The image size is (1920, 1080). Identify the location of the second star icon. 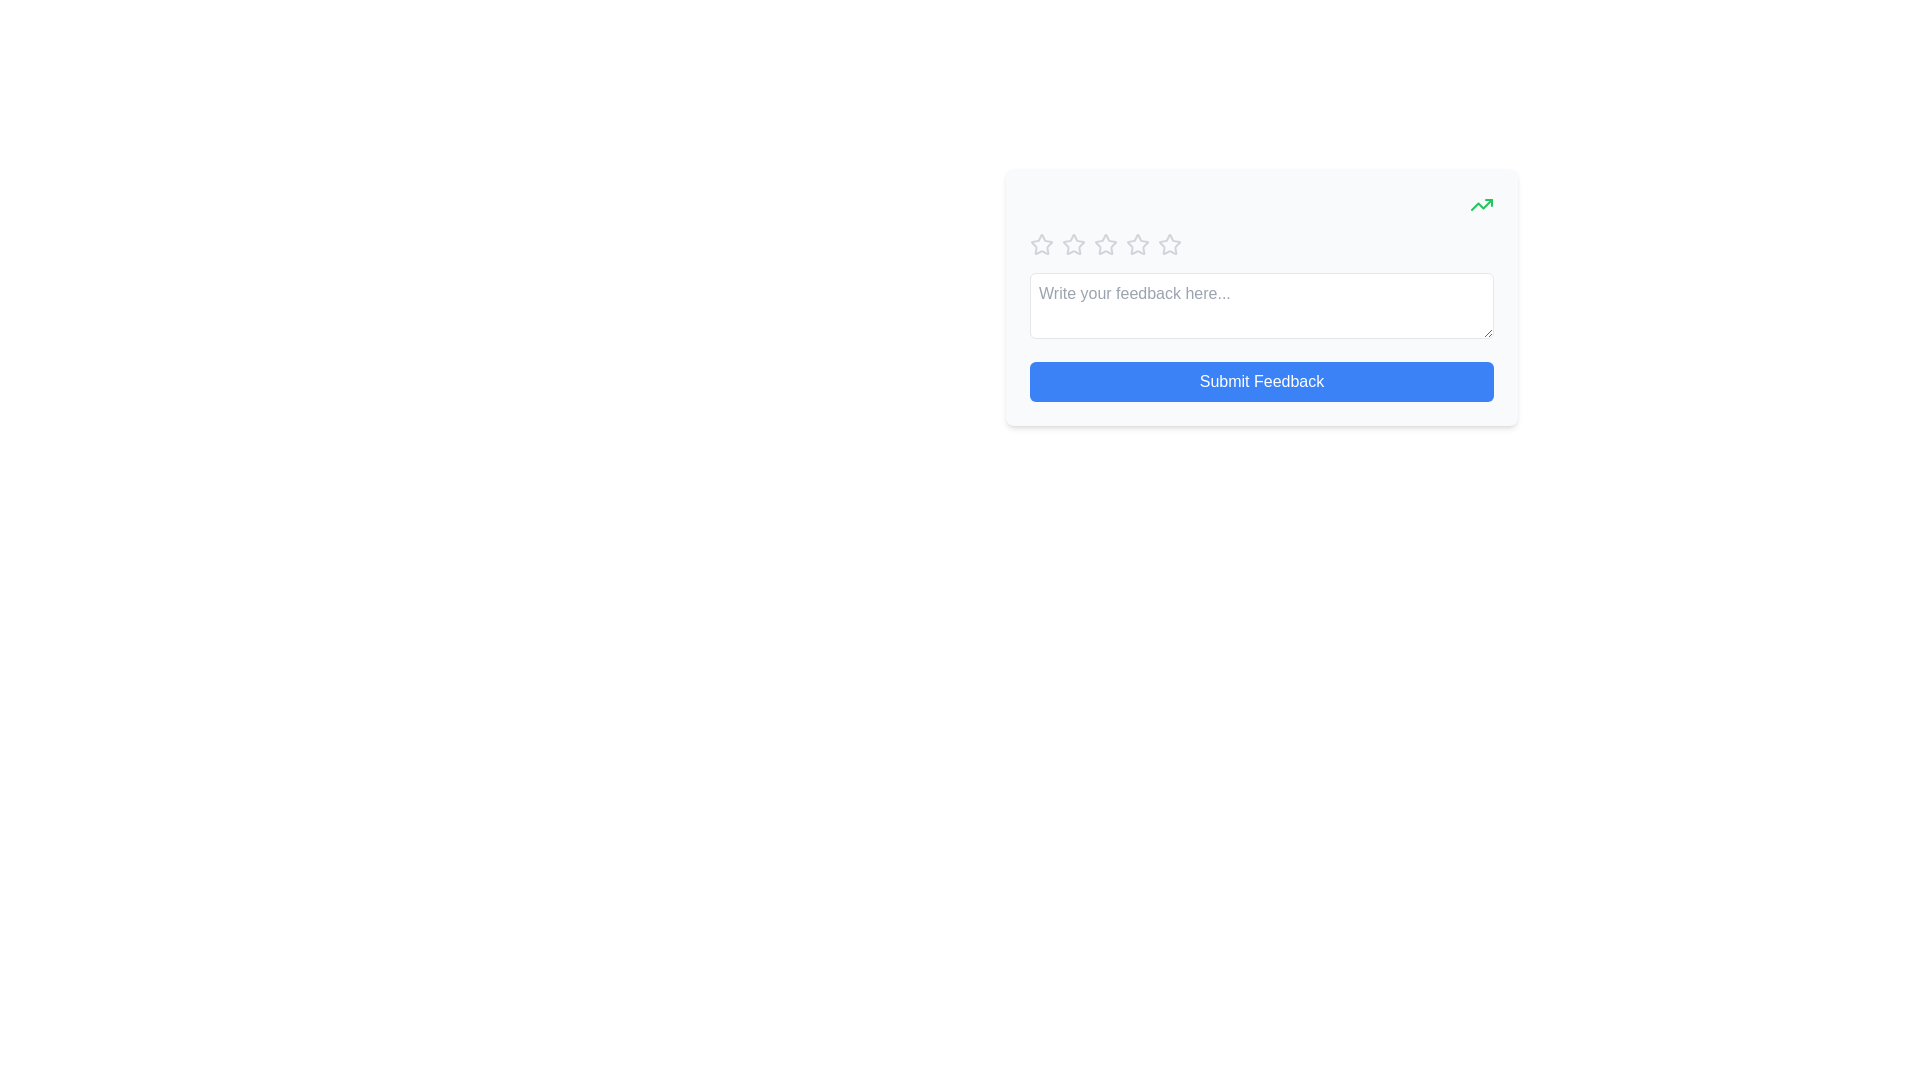
(1104, 243).